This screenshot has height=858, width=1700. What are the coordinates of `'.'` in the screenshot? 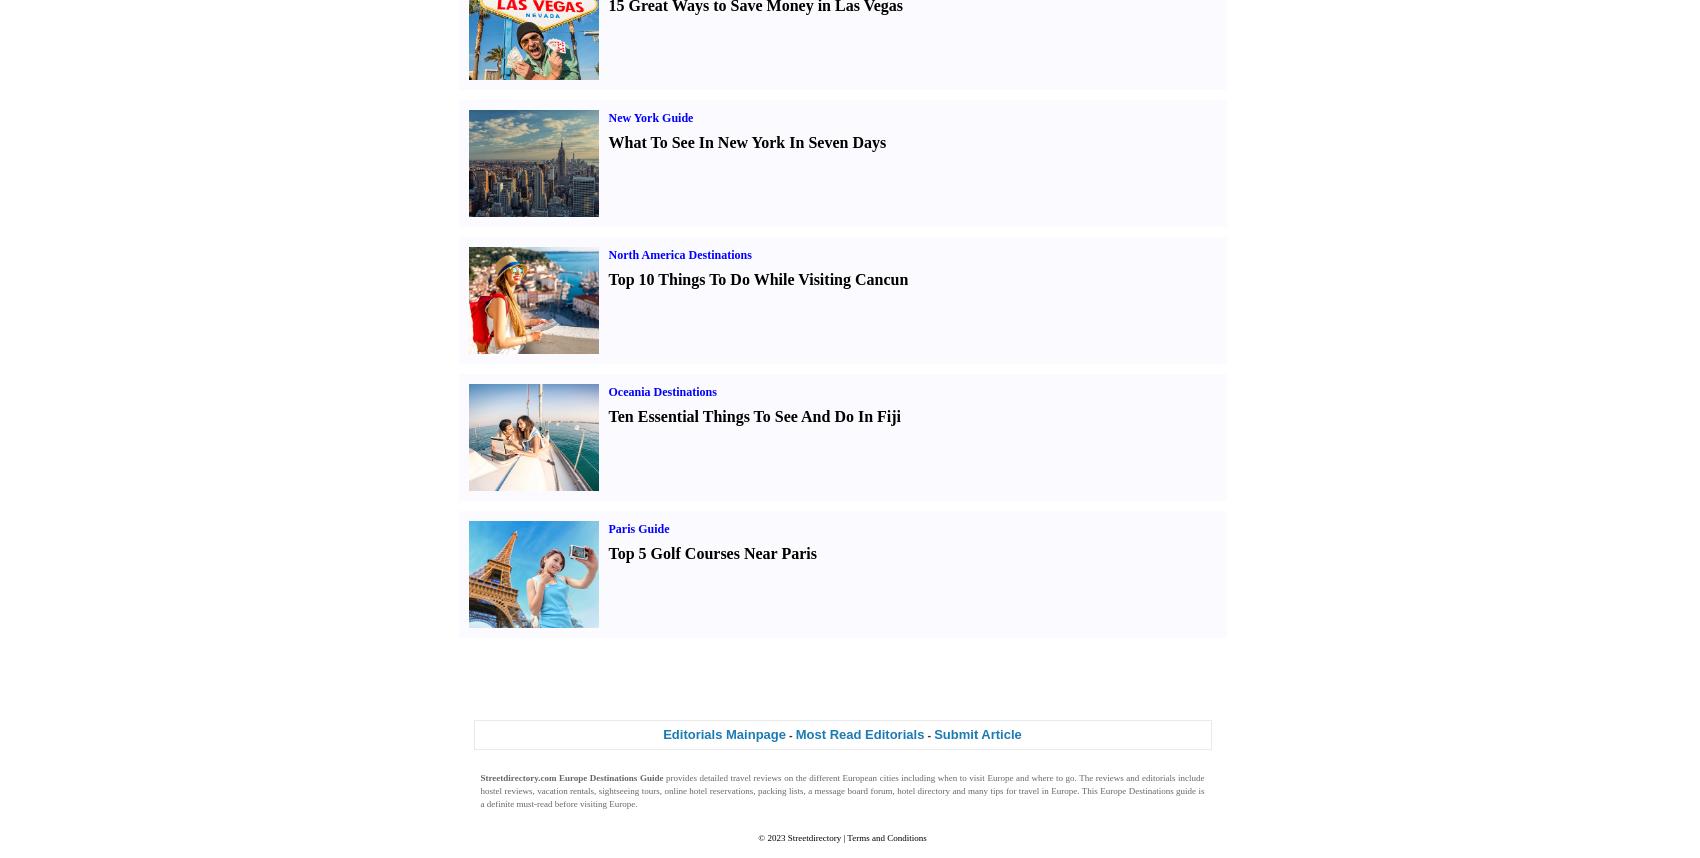 It's located at (634, 803).